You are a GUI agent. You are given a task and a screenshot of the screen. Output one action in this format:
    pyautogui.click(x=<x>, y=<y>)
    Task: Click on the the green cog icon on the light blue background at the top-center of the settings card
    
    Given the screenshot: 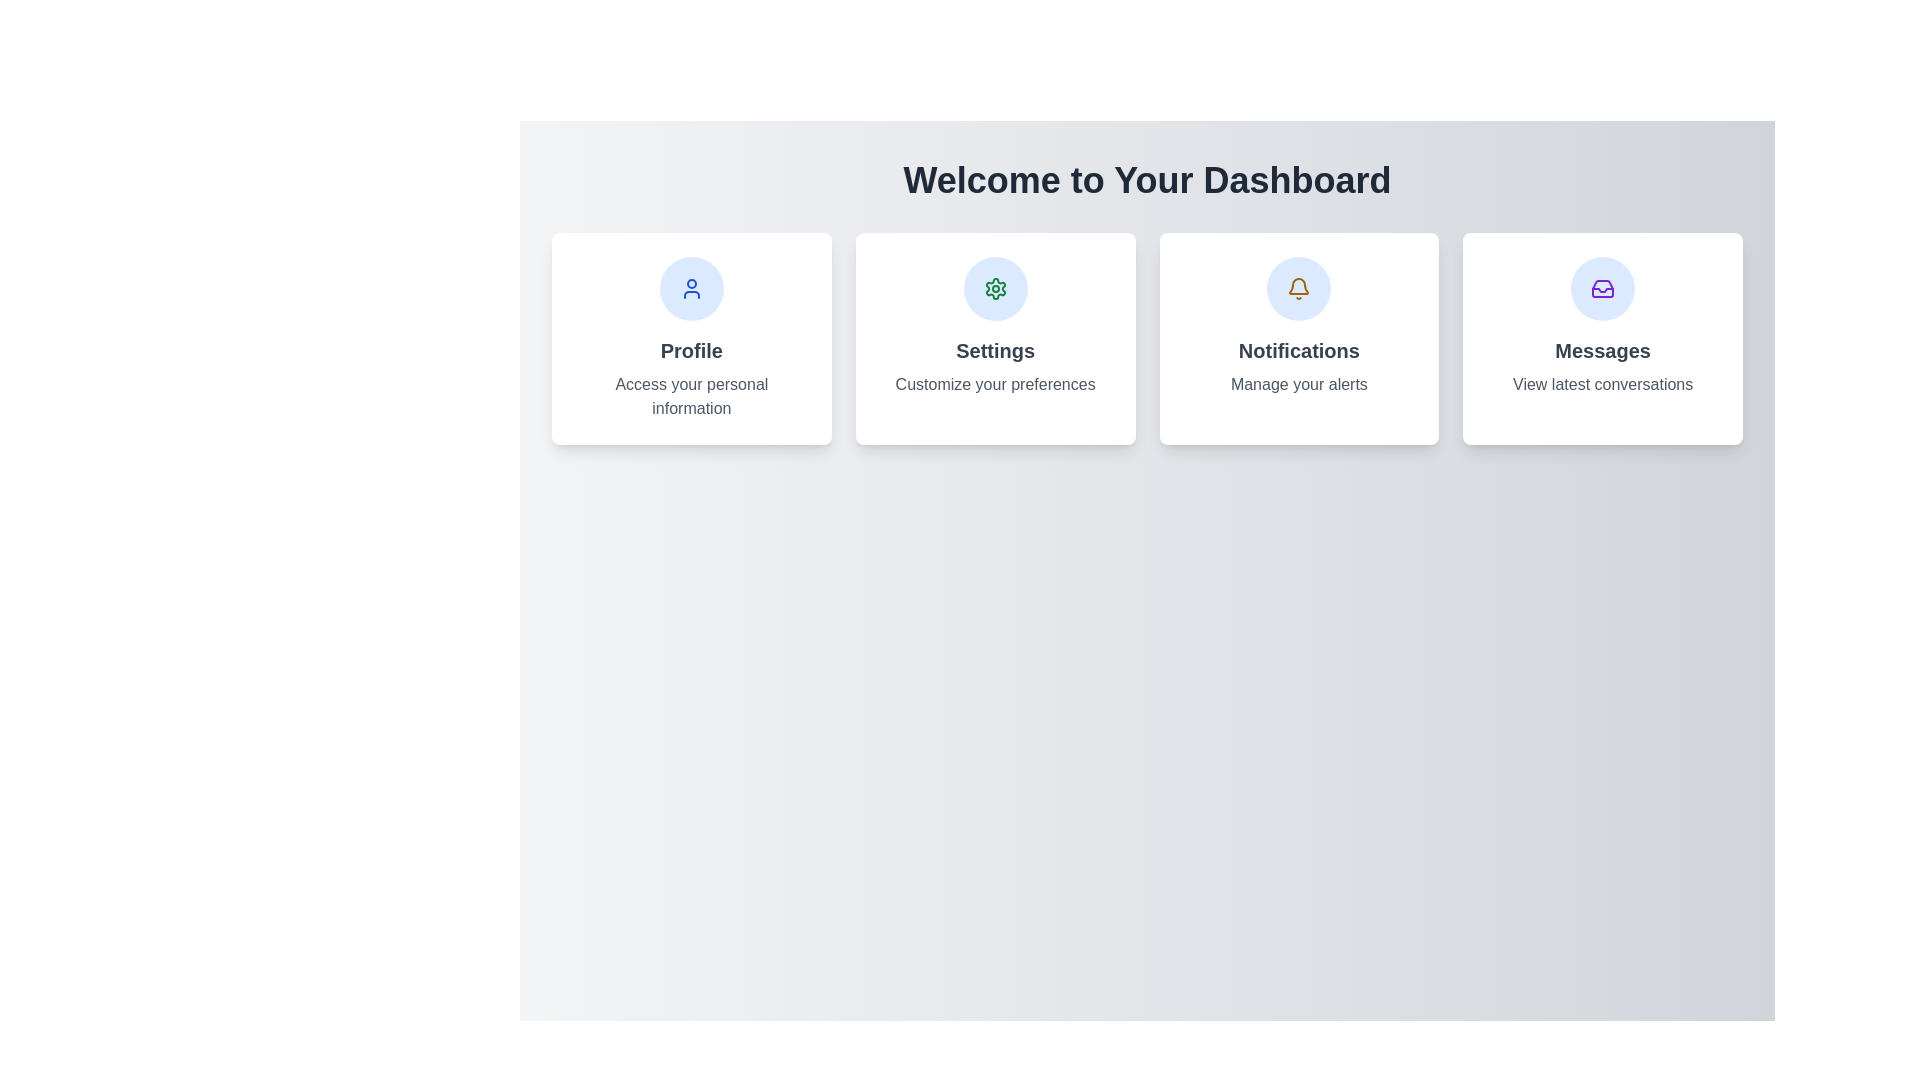 What is the action you would take?
    pyautogui.click(x=995, y=289)
    